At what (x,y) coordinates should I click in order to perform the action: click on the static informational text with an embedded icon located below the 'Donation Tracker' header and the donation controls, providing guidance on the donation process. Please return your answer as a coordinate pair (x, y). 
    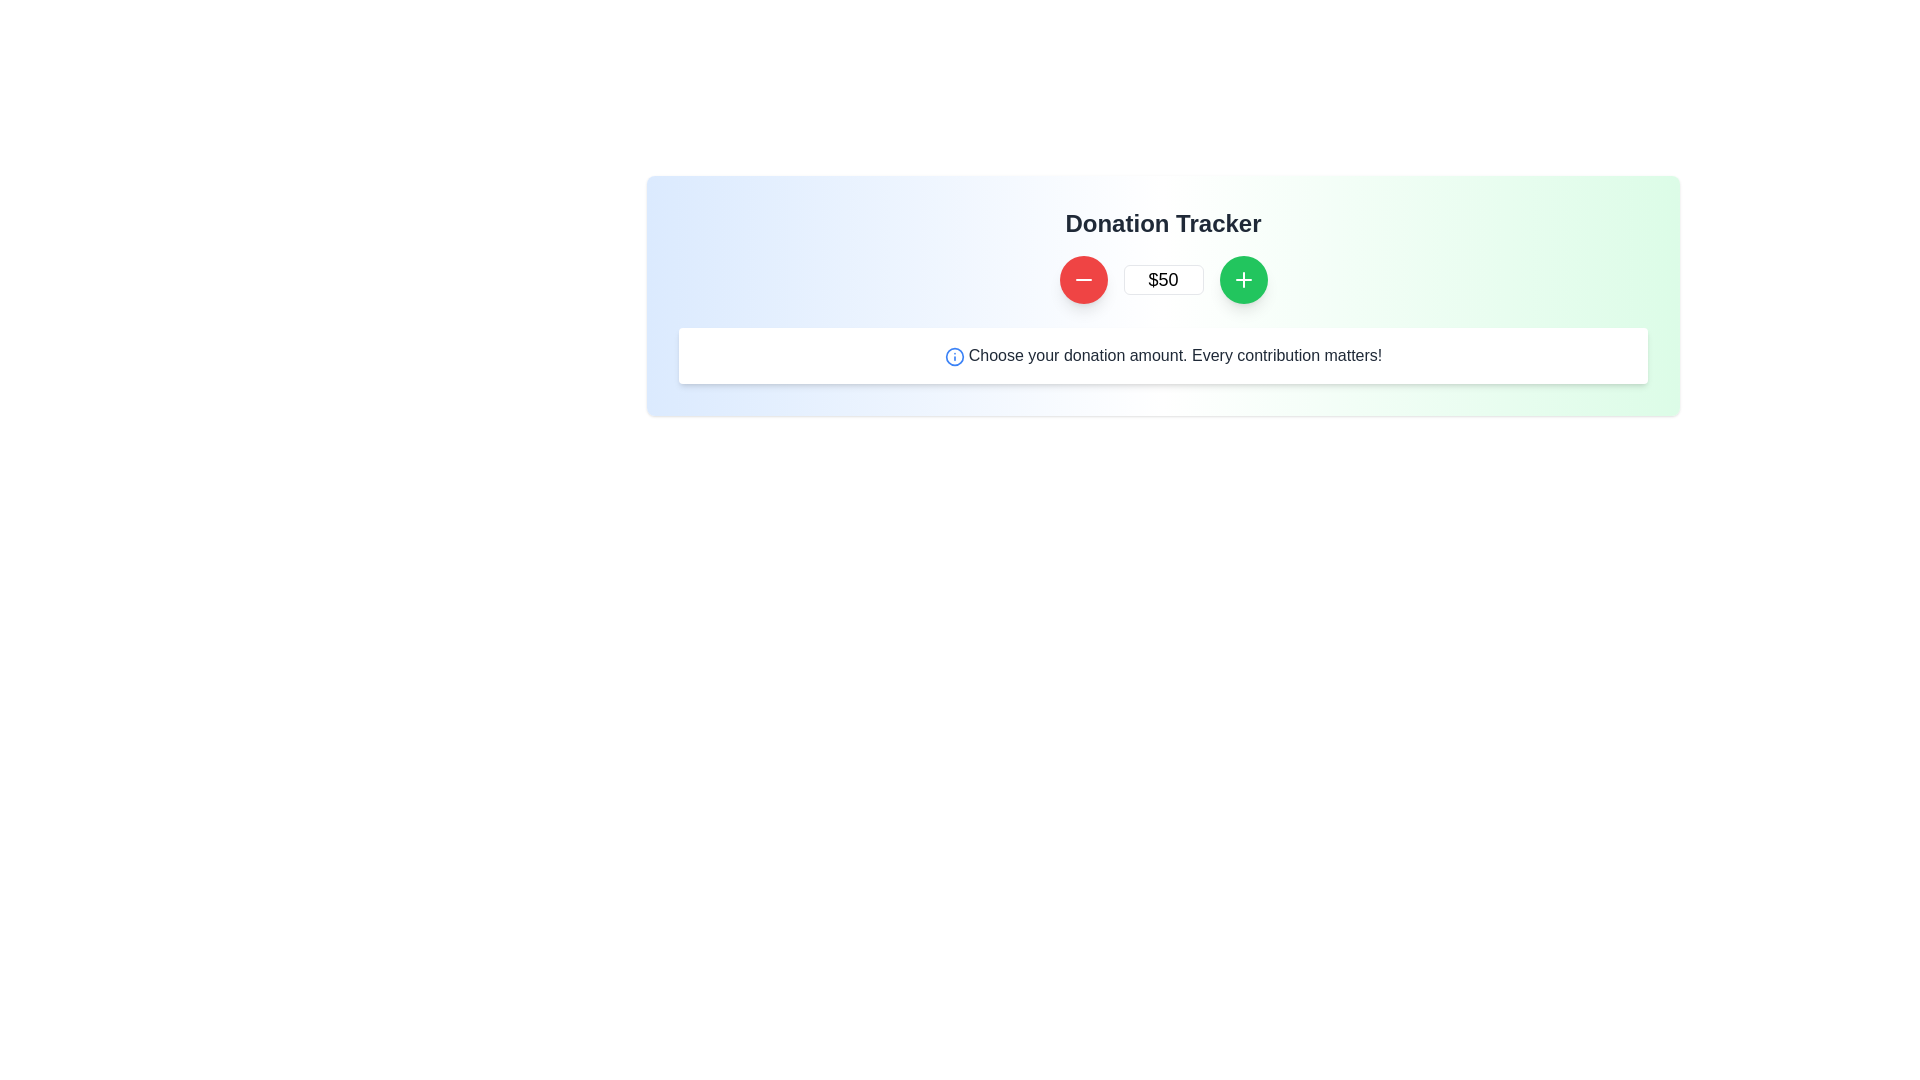
    Looking at the image, I should click on (1163, 354).